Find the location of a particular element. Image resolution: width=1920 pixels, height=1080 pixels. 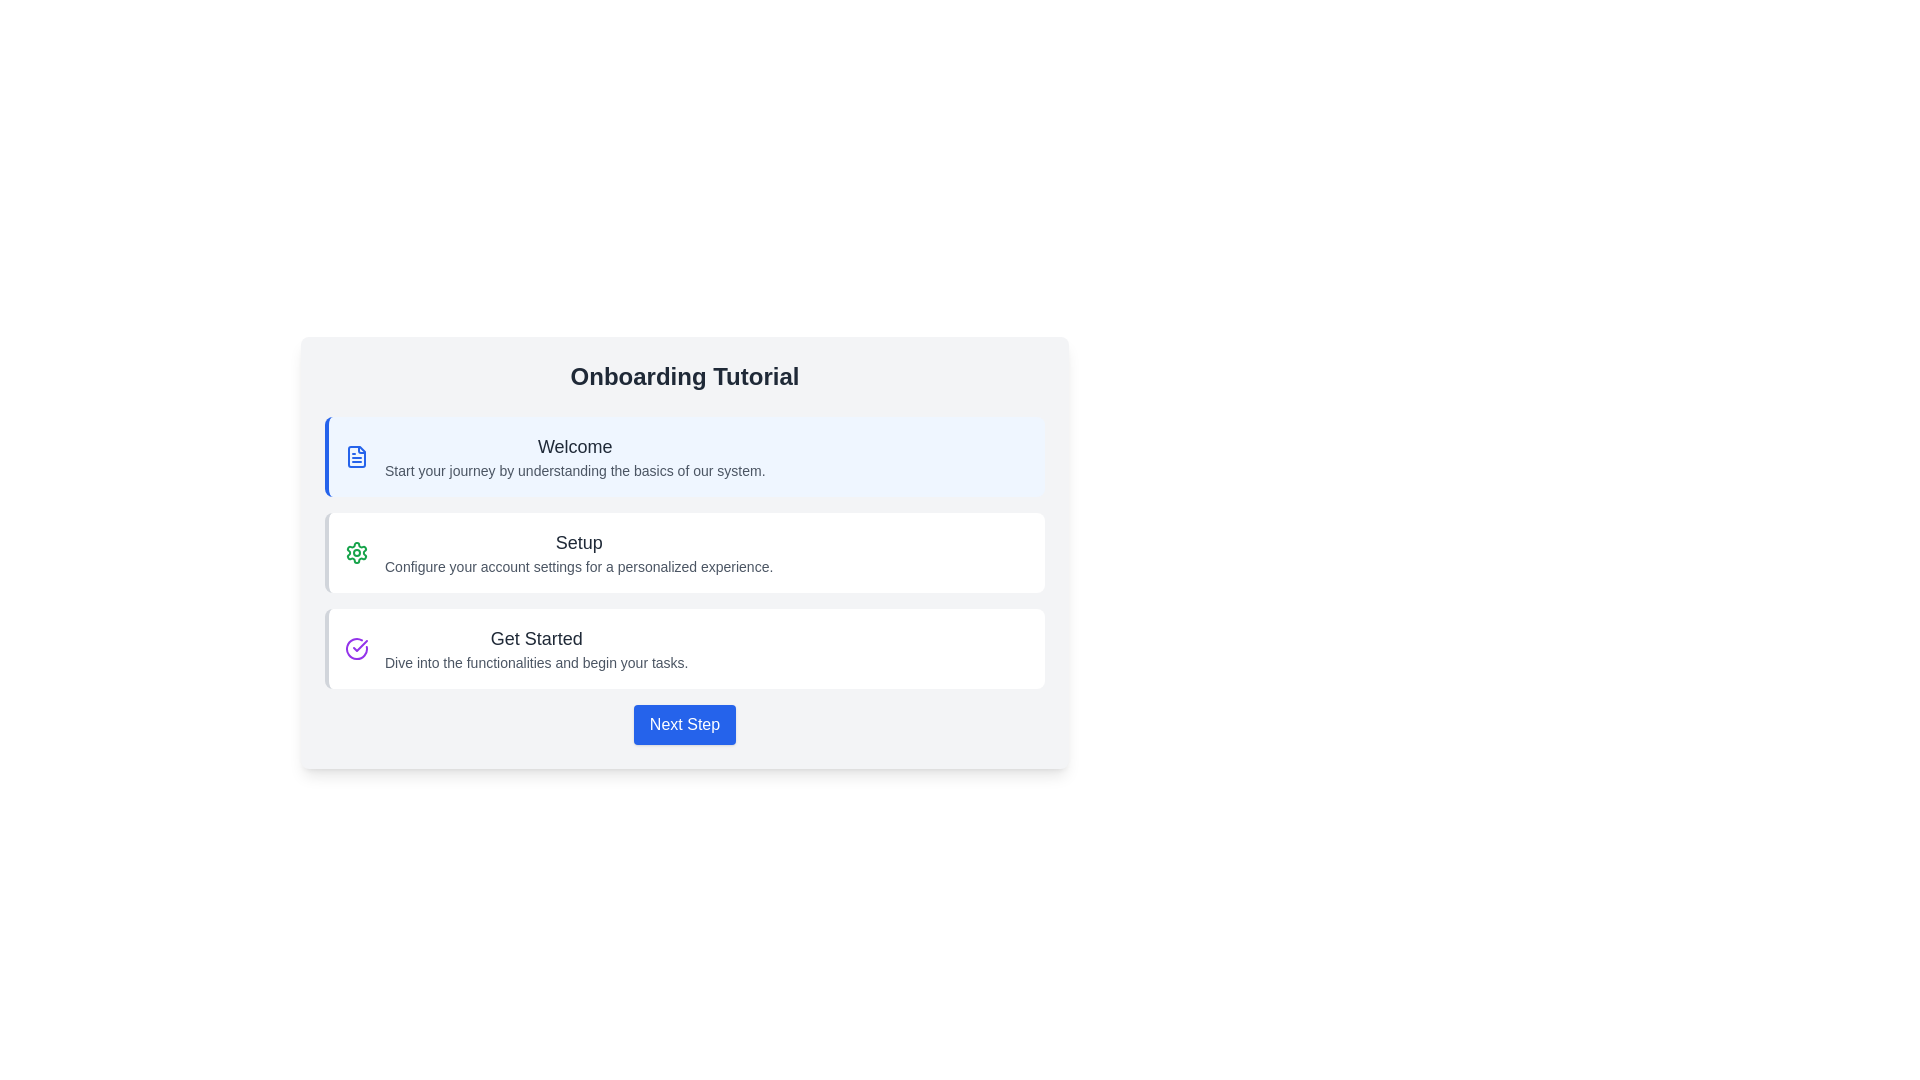

the static text block titled 'Get Started' which includes the description 'Dive into the functionalities and begin your tasks.' located under the 'Onboarding Tutorial' header is located at coordinates (536, 648).